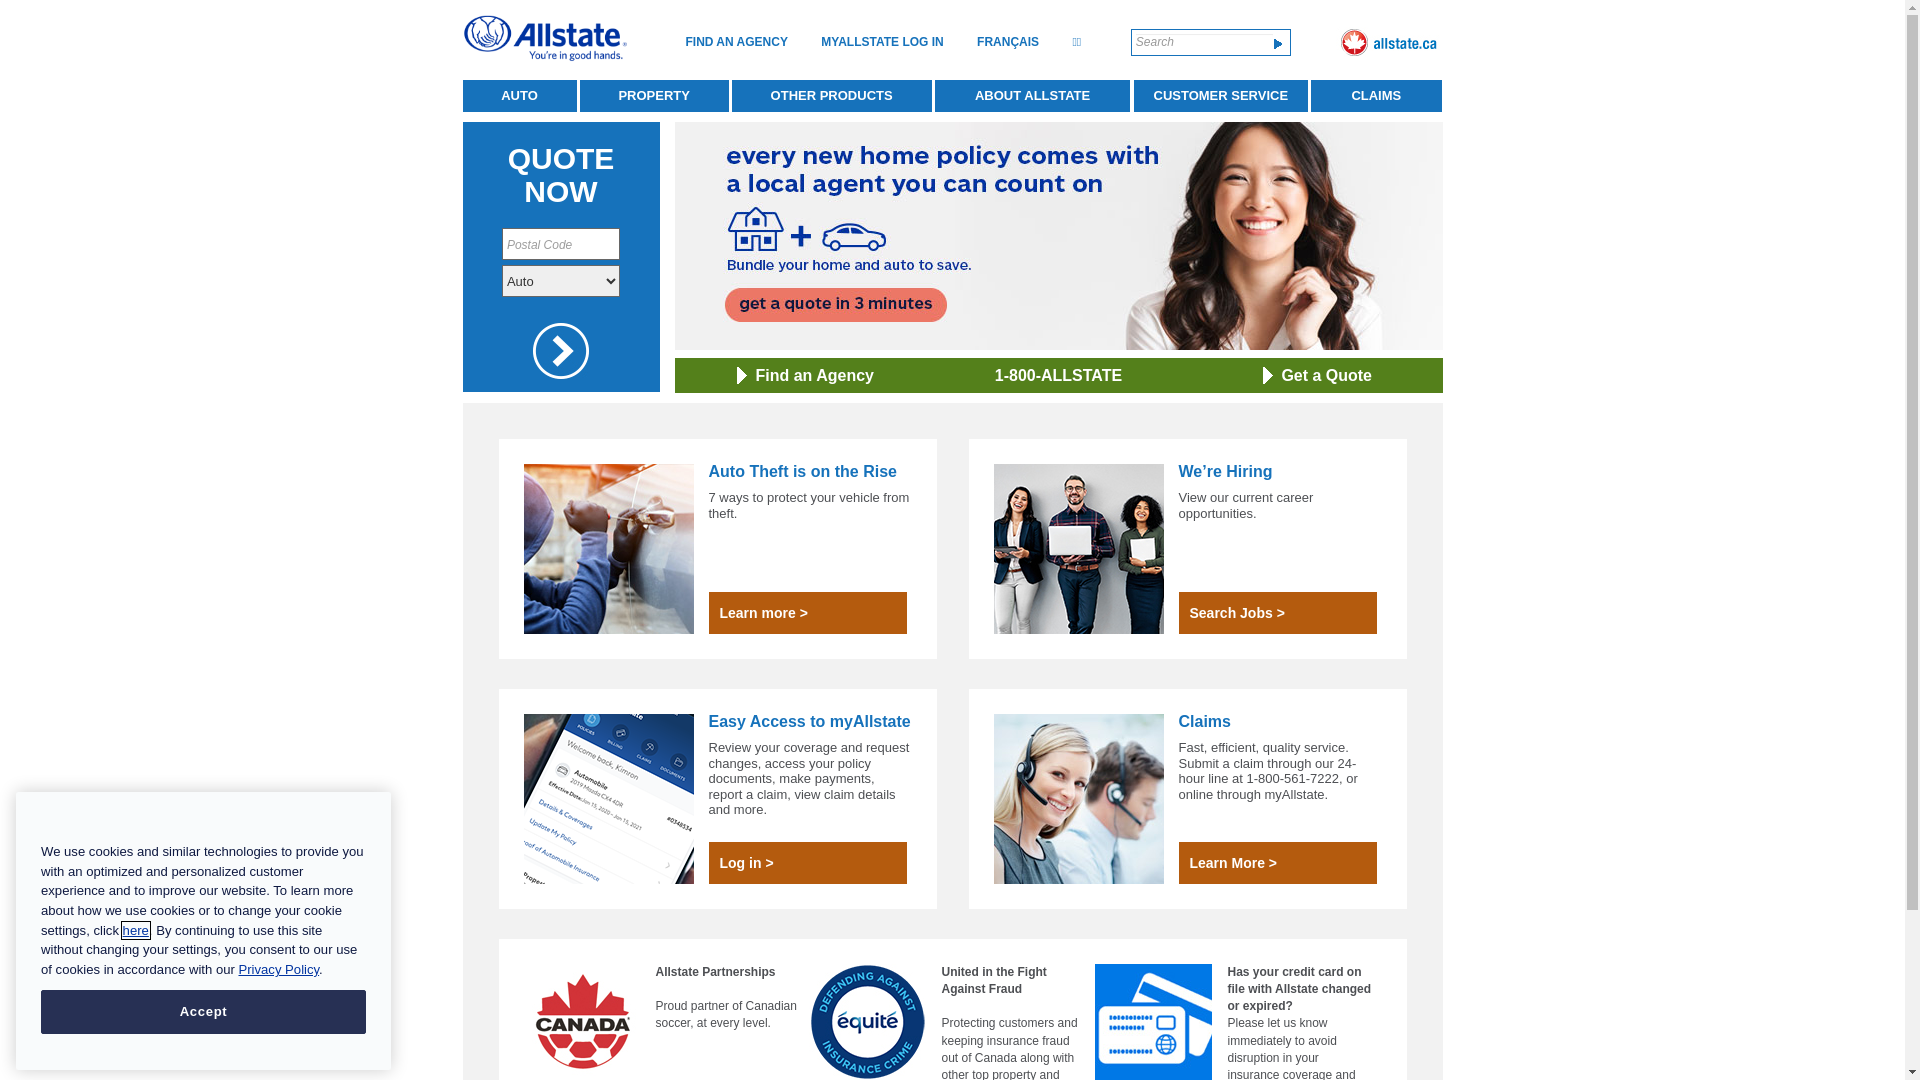  Describe the element at coordinates (1375, 96) in the screenshot. I see `'CLAIMS'` at that location.